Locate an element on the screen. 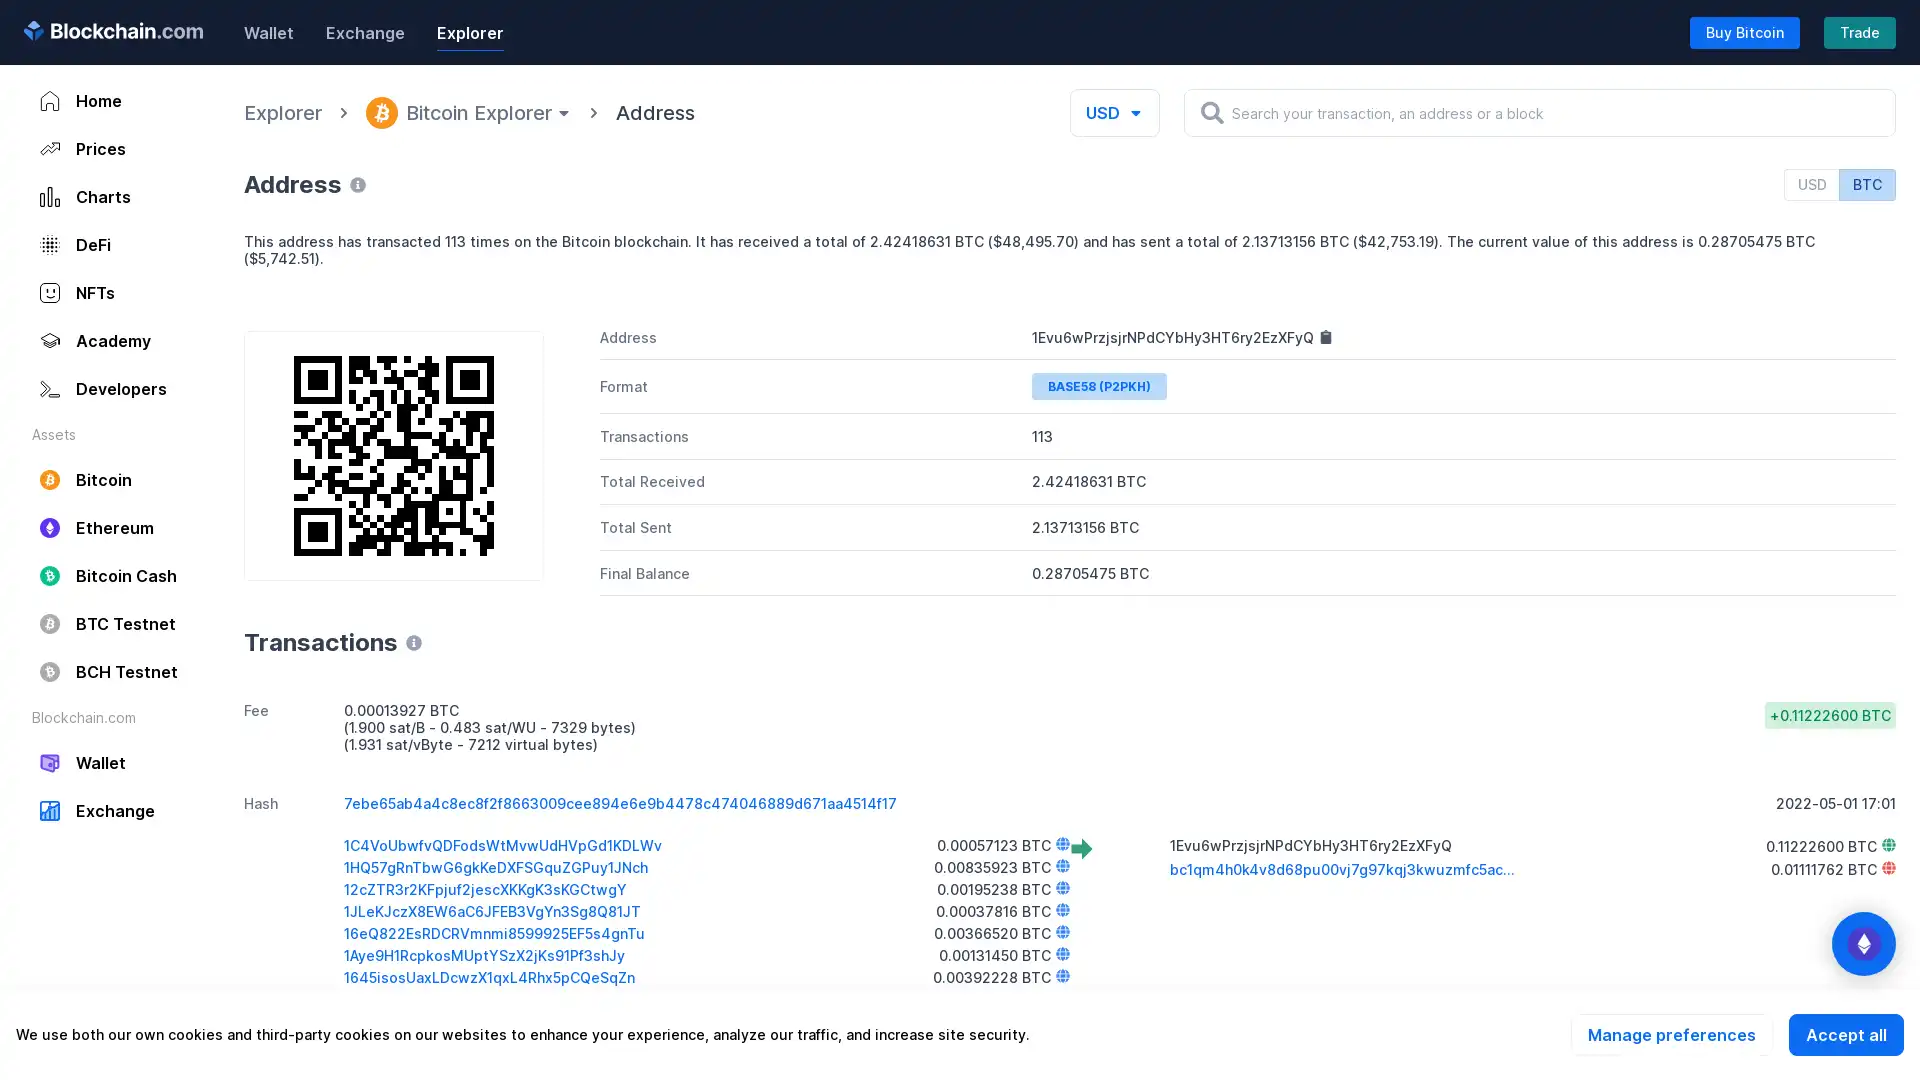 Image resolution: width=1920 pixels, height=1080 pixels. Trade is located at coordinates (1859, 31).